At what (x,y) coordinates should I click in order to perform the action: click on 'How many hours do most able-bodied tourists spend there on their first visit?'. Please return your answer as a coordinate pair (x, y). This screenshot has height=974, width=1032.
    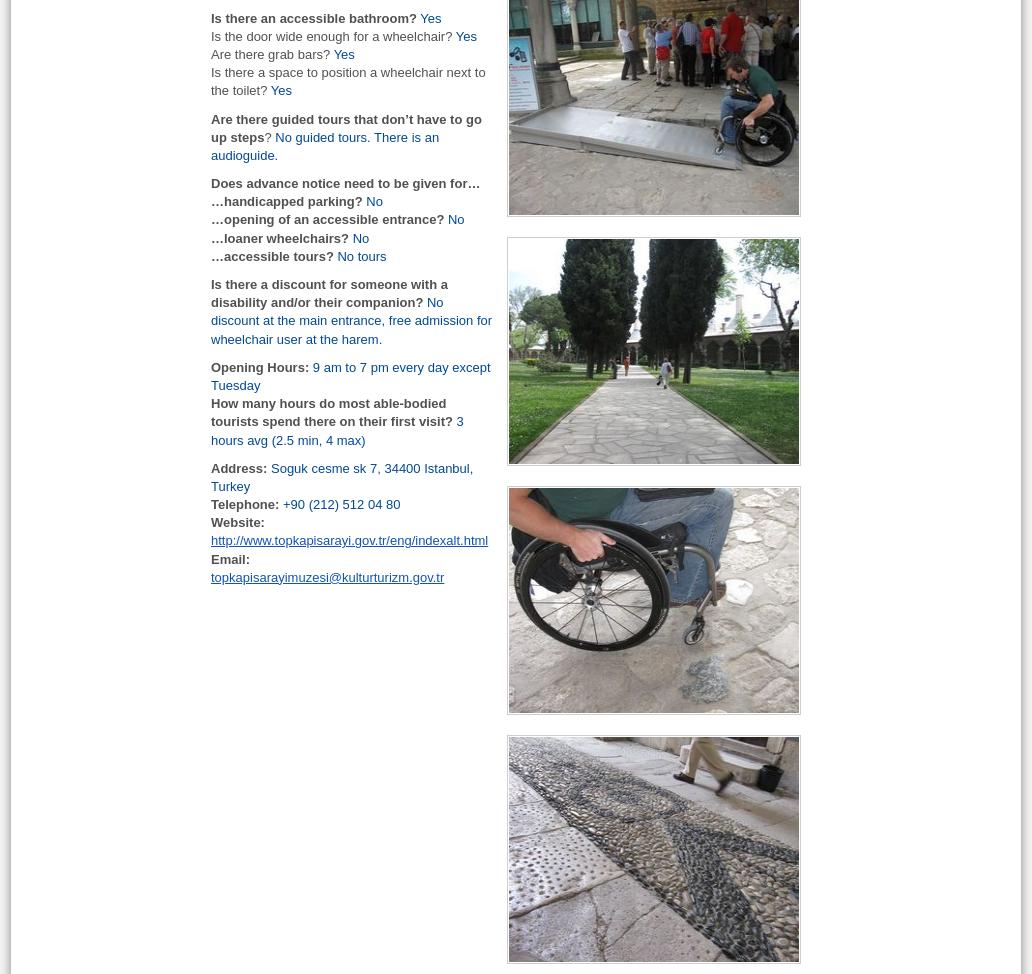
    Looking at the image, I should click on (331, 411).